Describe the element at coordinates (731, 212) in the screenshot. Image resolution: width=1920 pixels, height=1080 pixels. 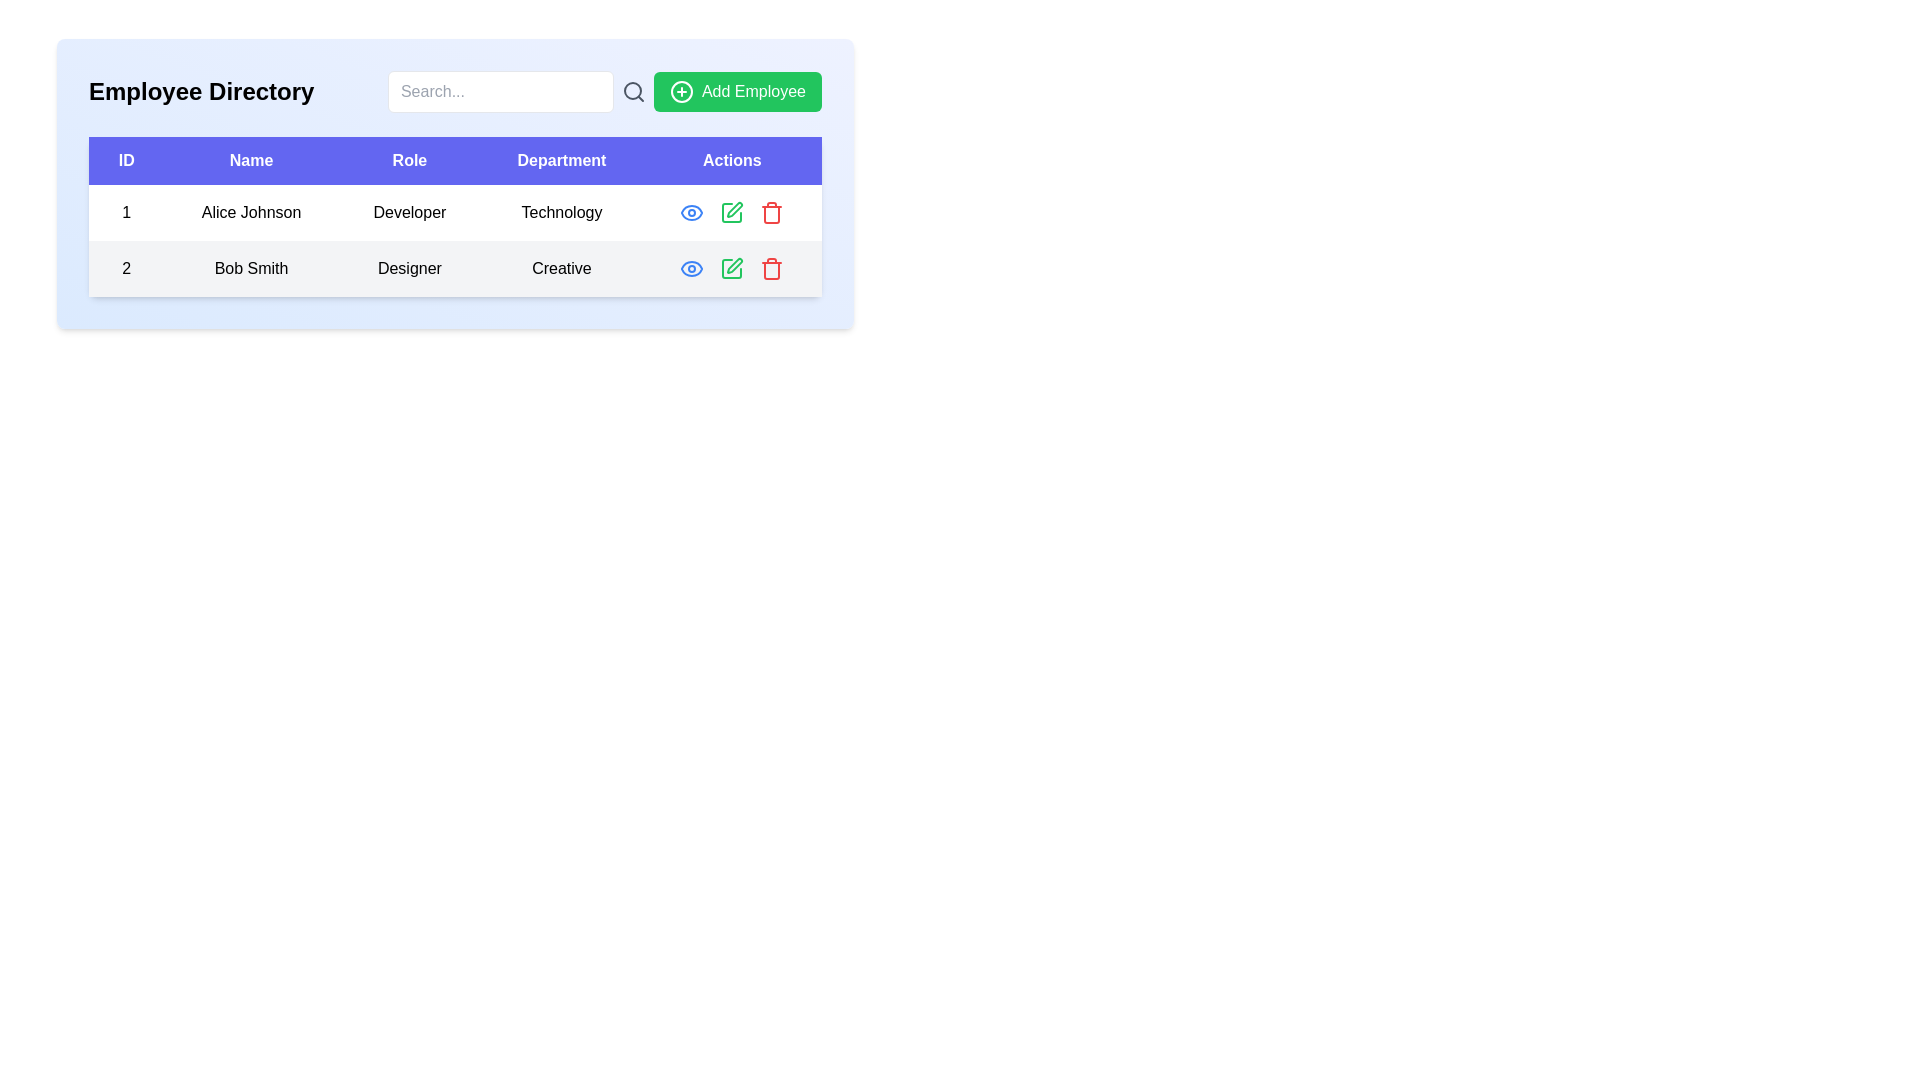
I see `the edit icon button located in the 'Actions' column of the first row of the table, positioned between the 'View' and 'Delete' buttons` at that location.